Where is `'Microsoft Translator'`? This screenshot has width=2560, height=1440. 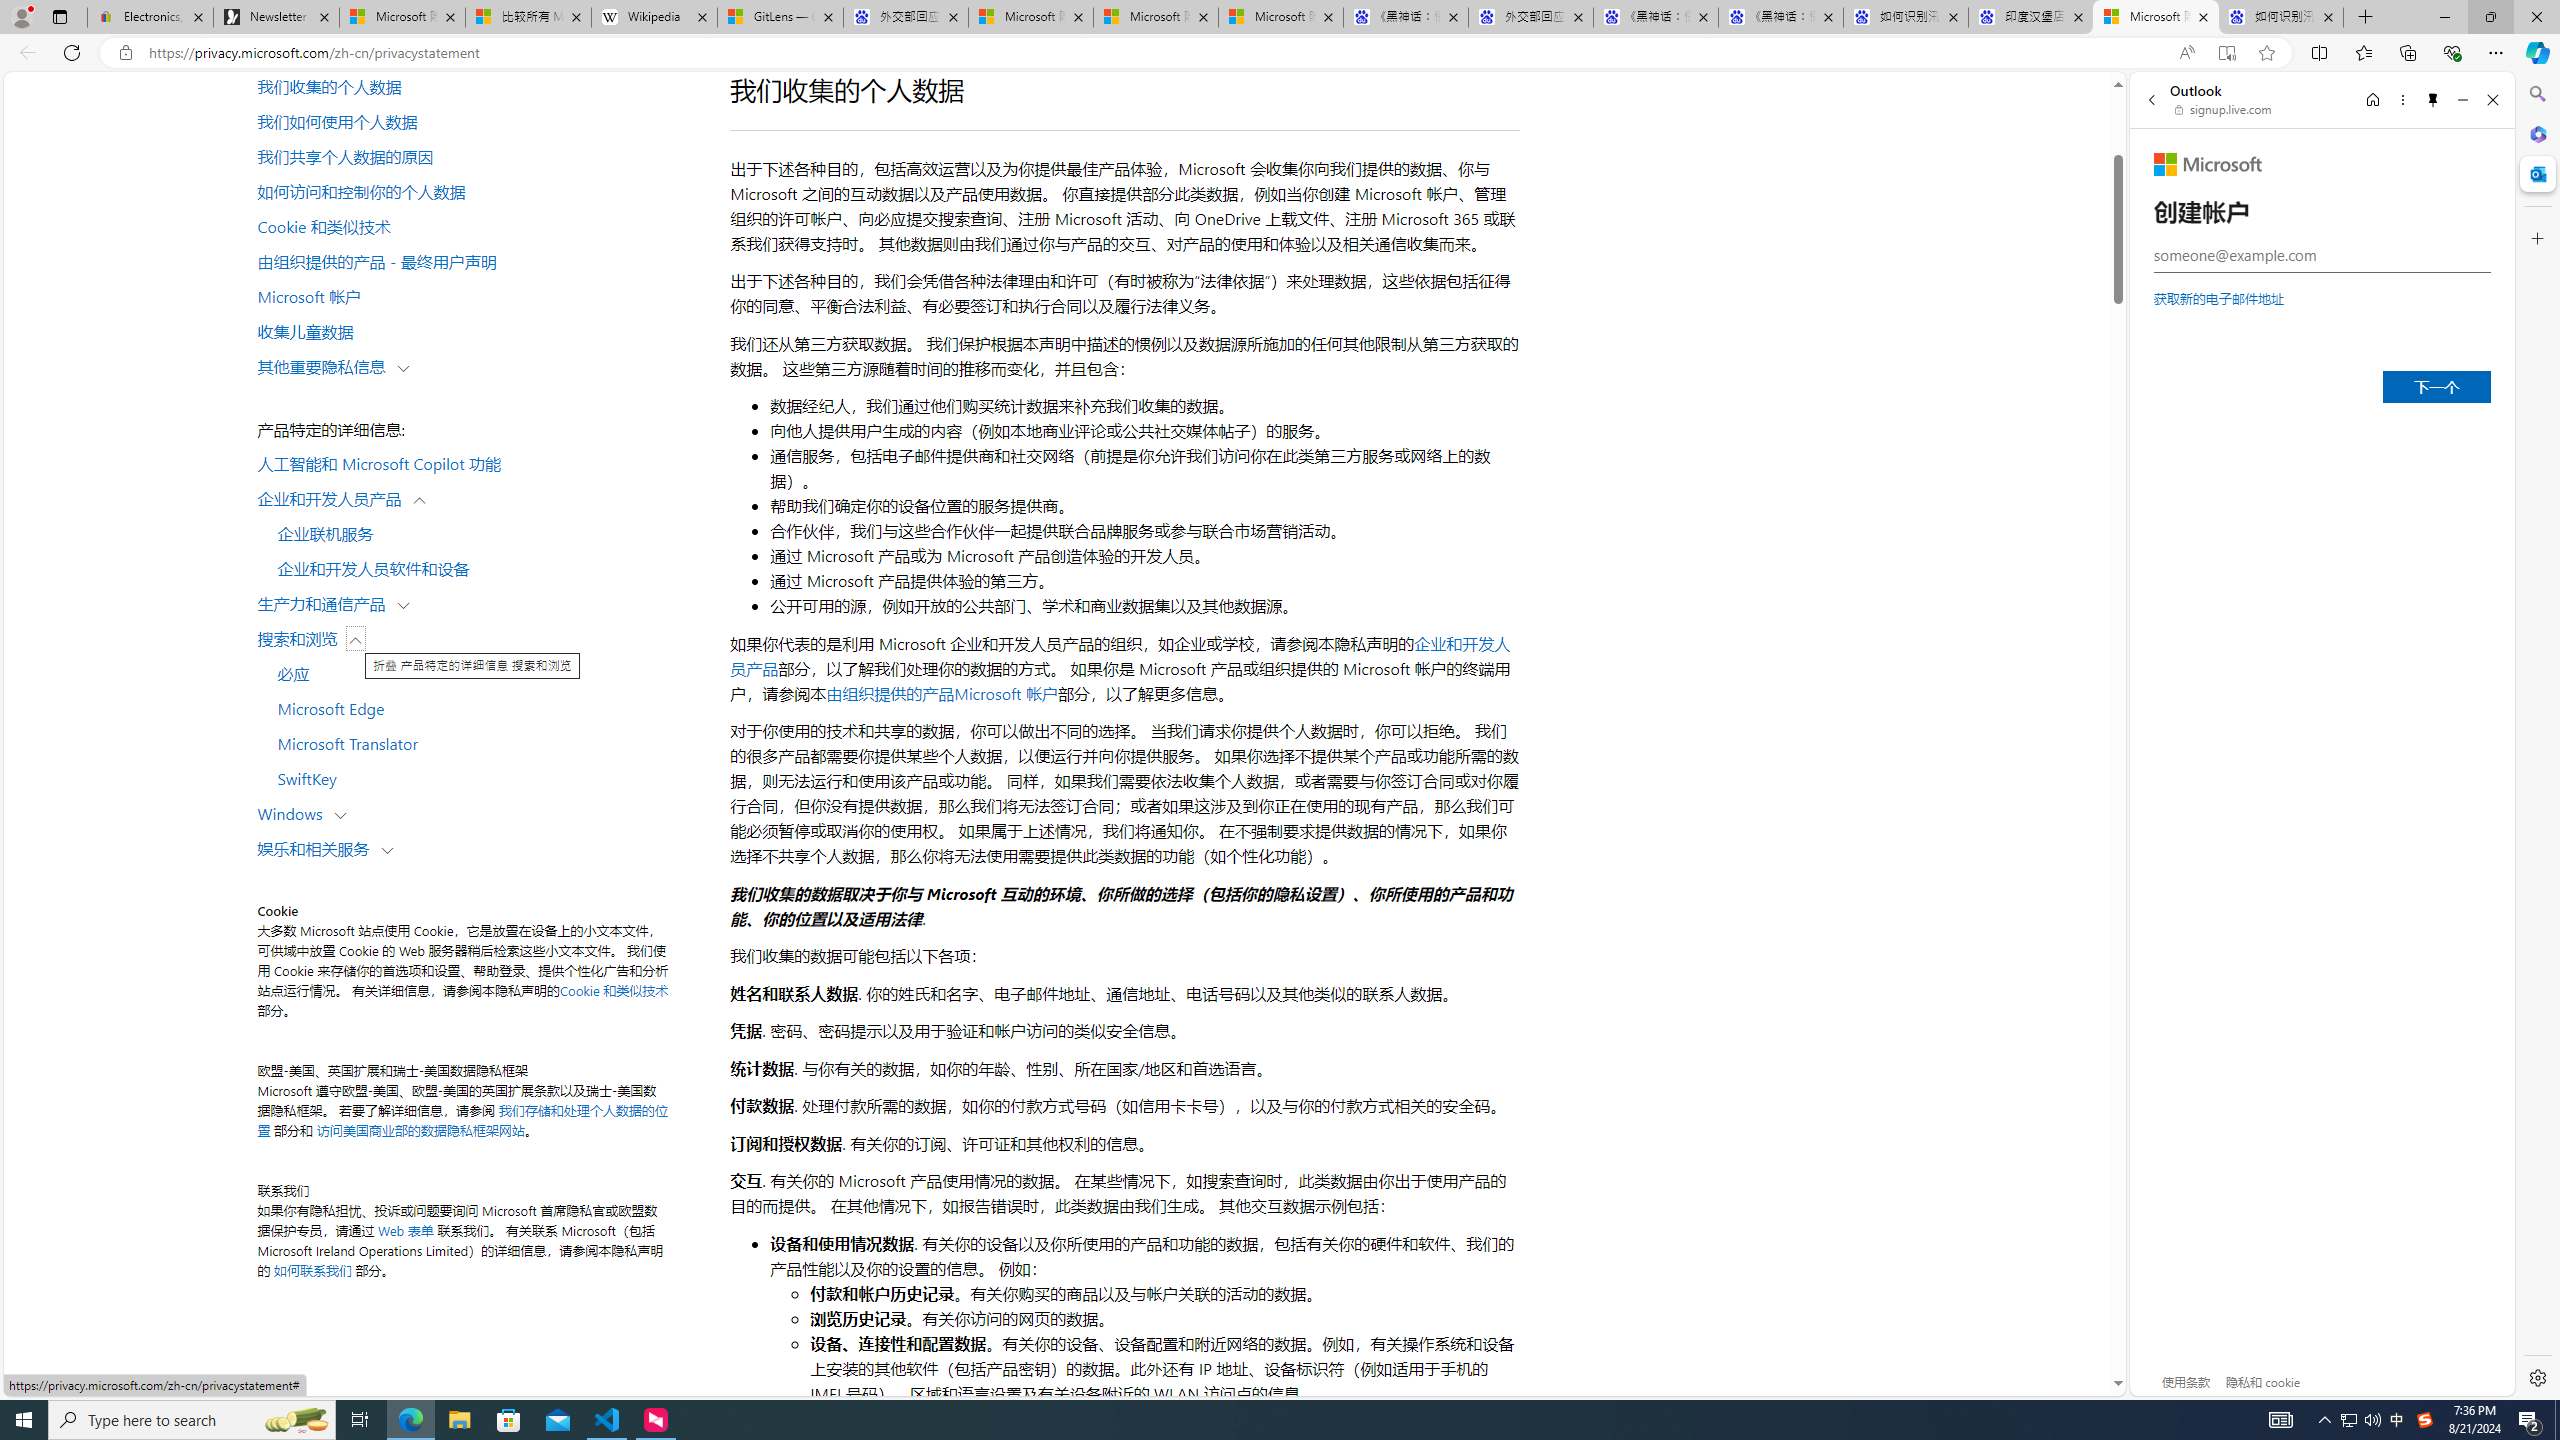 'Microsoft Translator' is located at coordinates (481, 742).